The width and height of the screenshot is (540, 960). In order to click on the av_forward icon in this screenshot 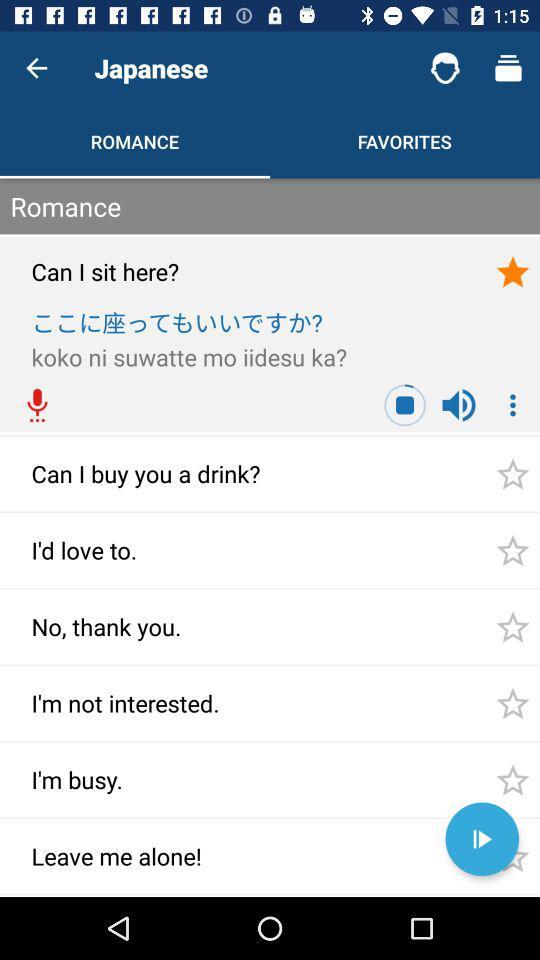, I will do `click(481, 839)`.